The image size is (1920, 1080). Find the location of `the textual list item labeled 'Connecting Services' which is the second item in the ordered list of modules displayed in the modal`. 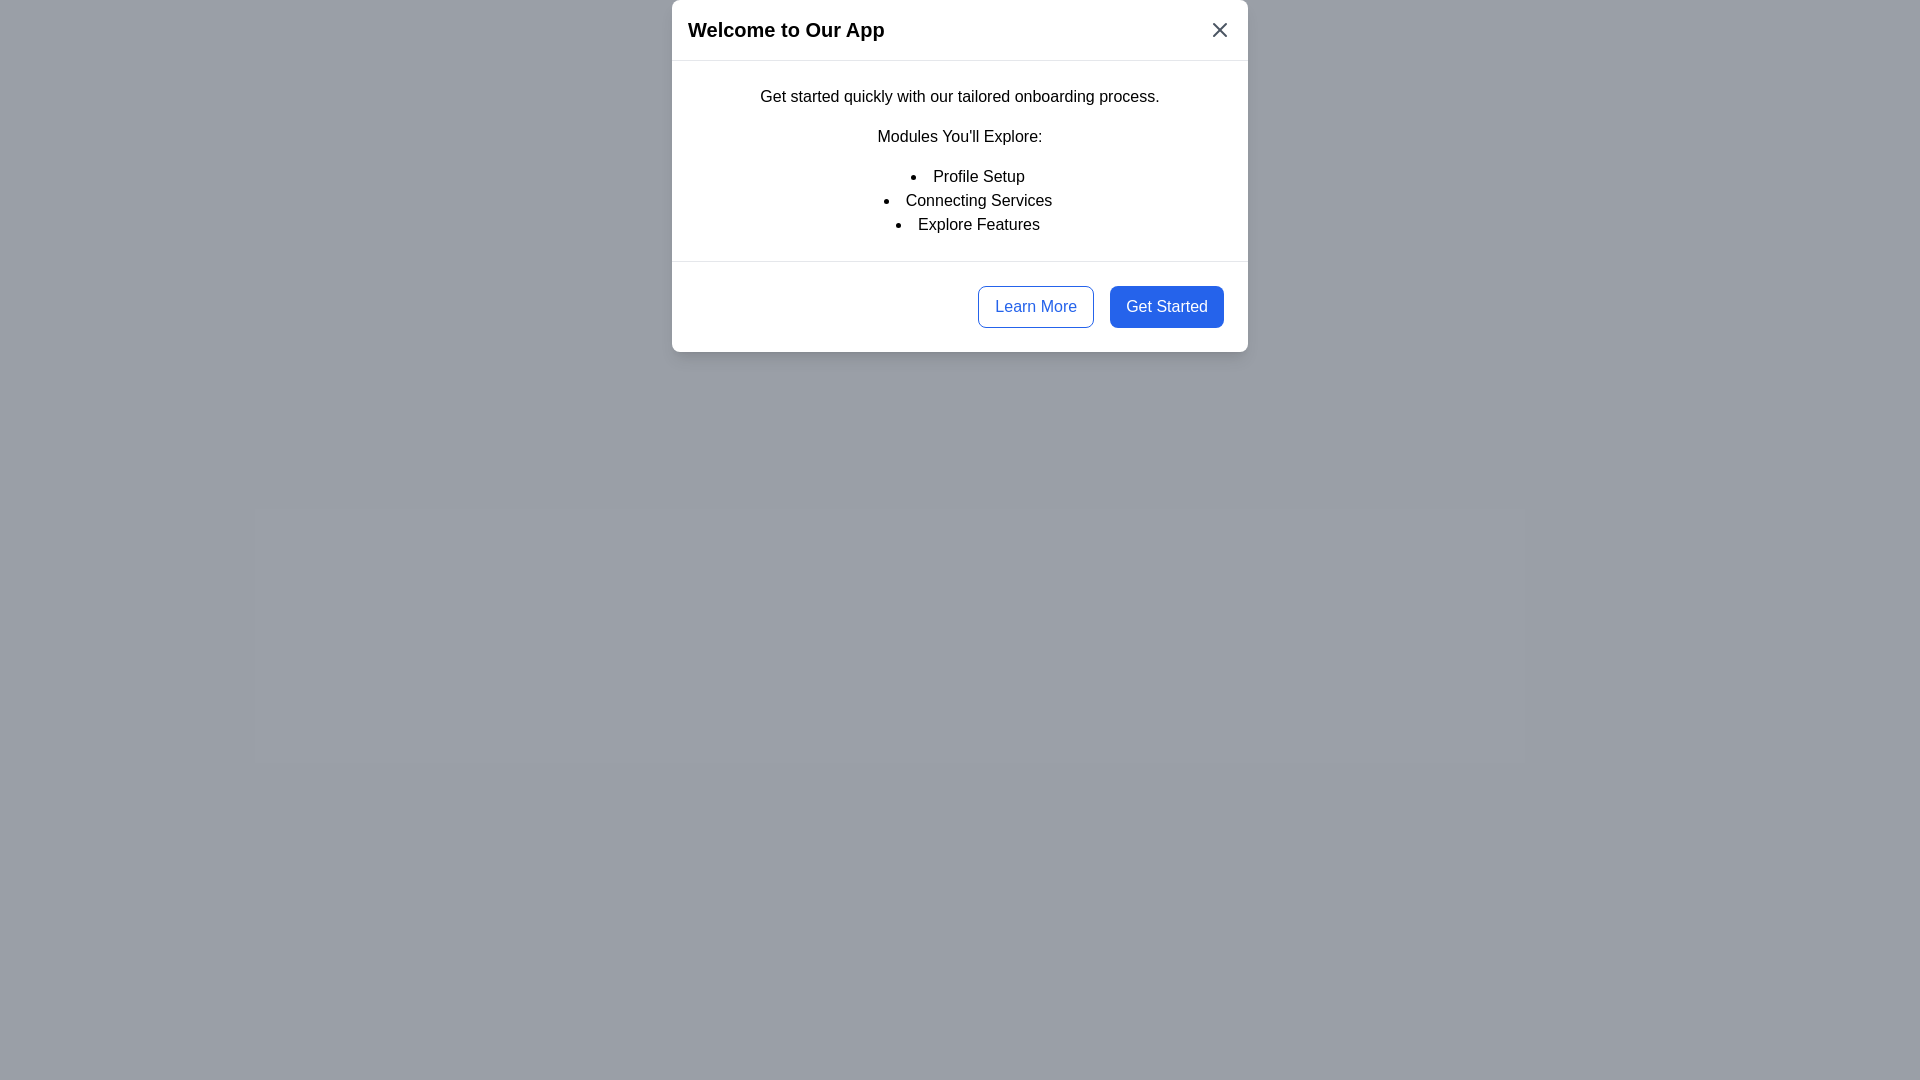

the textual list item labeled 'Connecting Services' which is the second item in the ordered list of modules displayed in the modal is located at coordinates (968, 200).